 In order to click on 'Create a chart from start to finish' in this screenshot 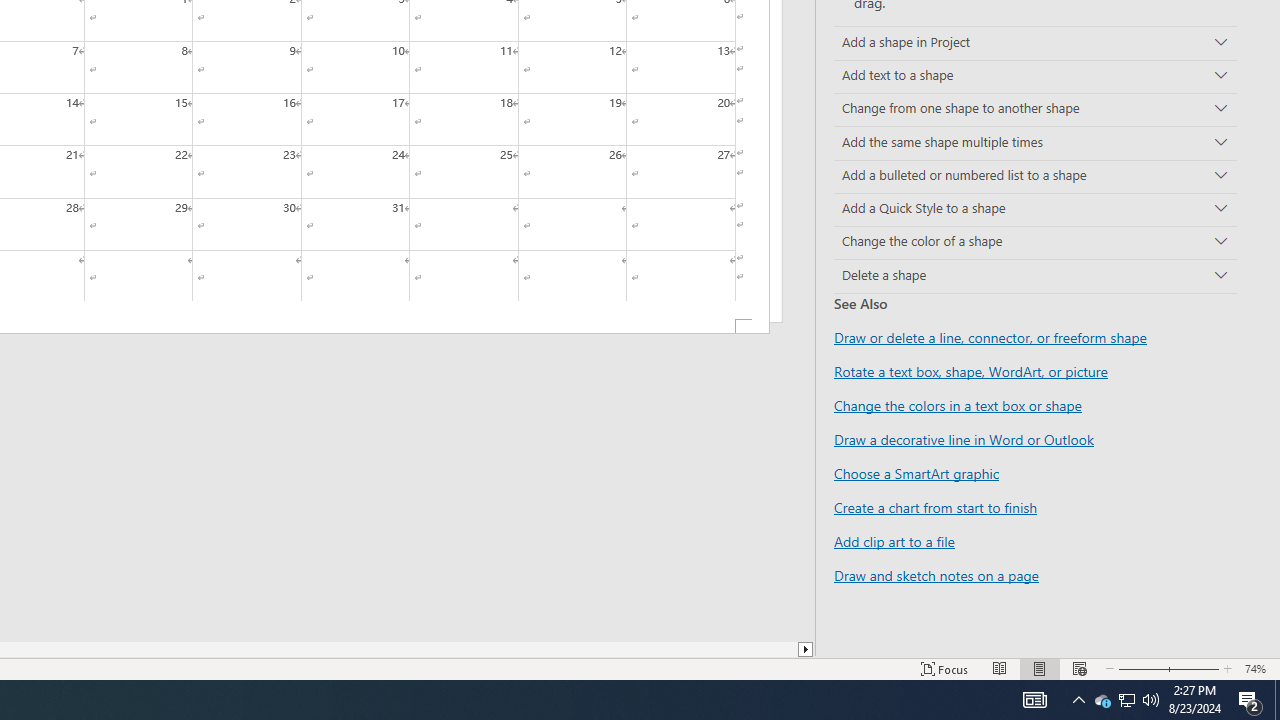, I will do `click(934, 506)`.